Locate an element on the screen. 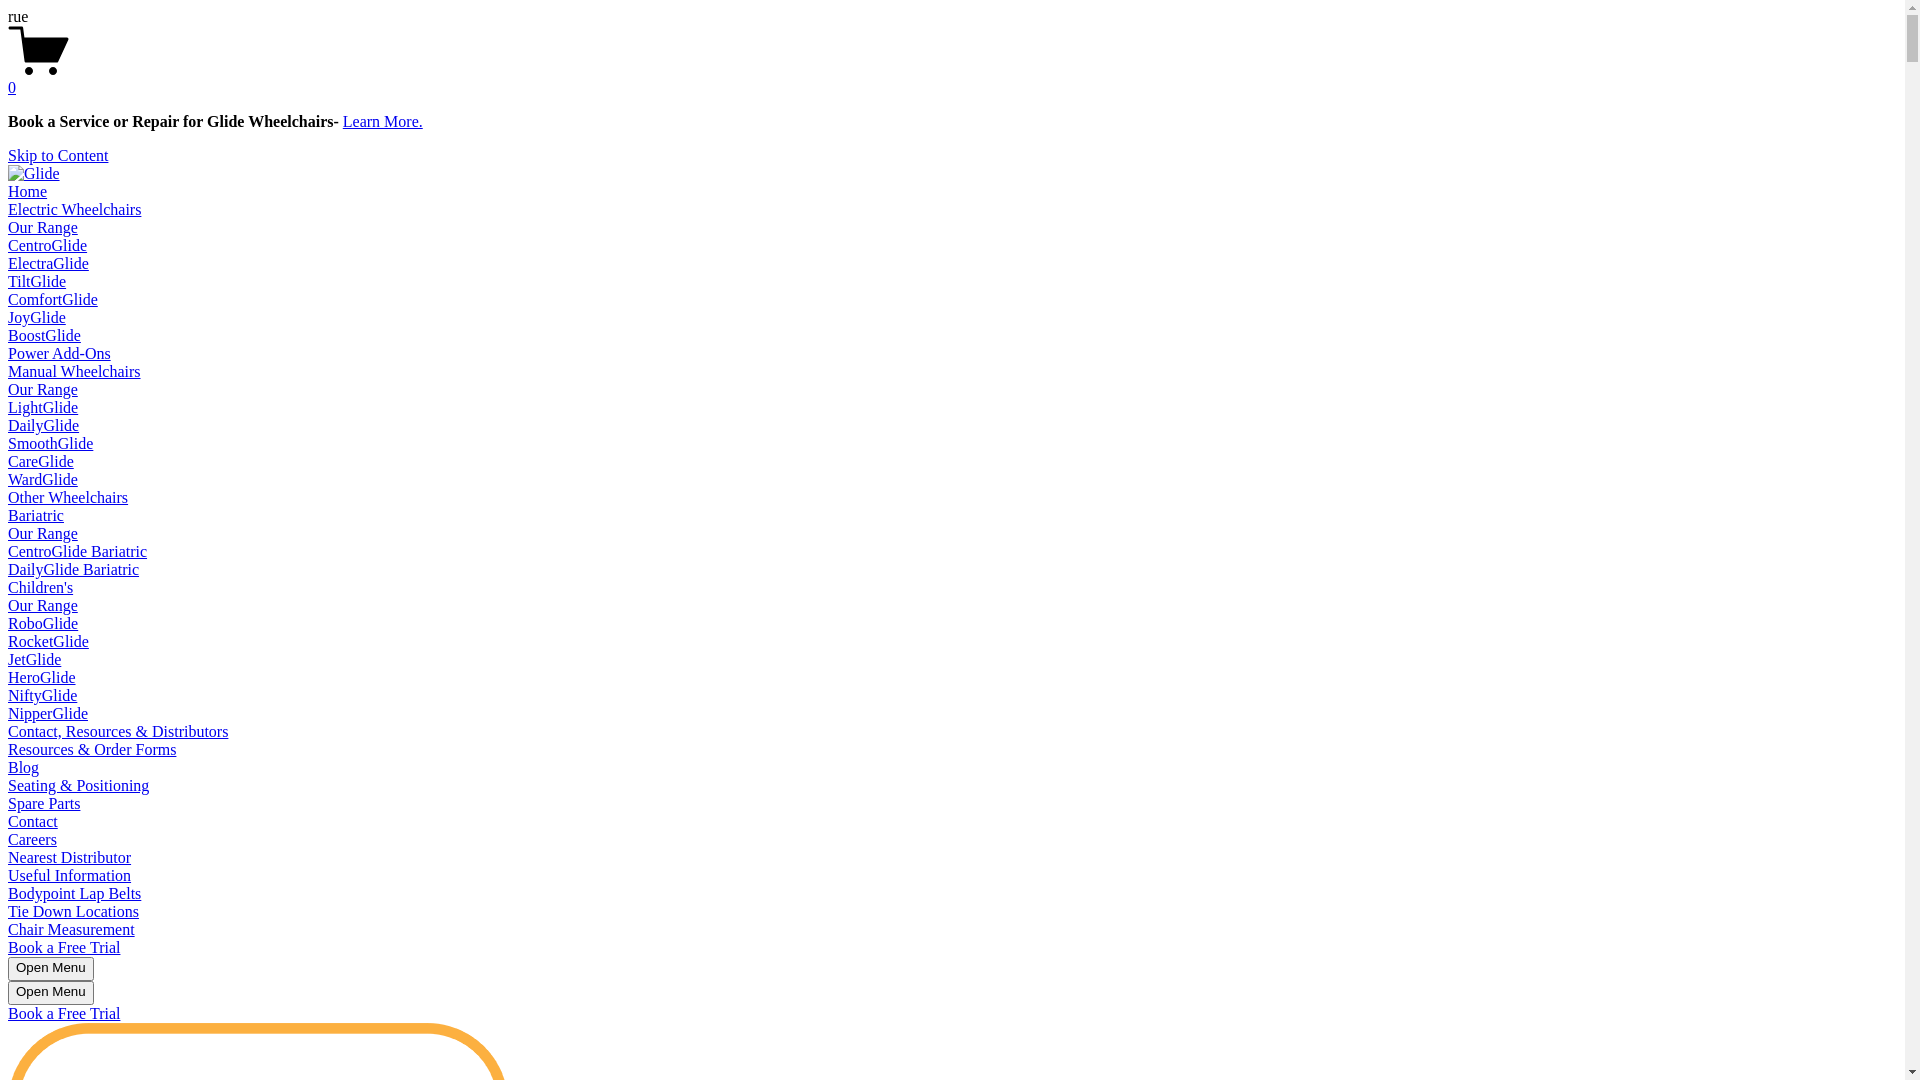  'RoboGlide' is located at coordinates (8, 622).